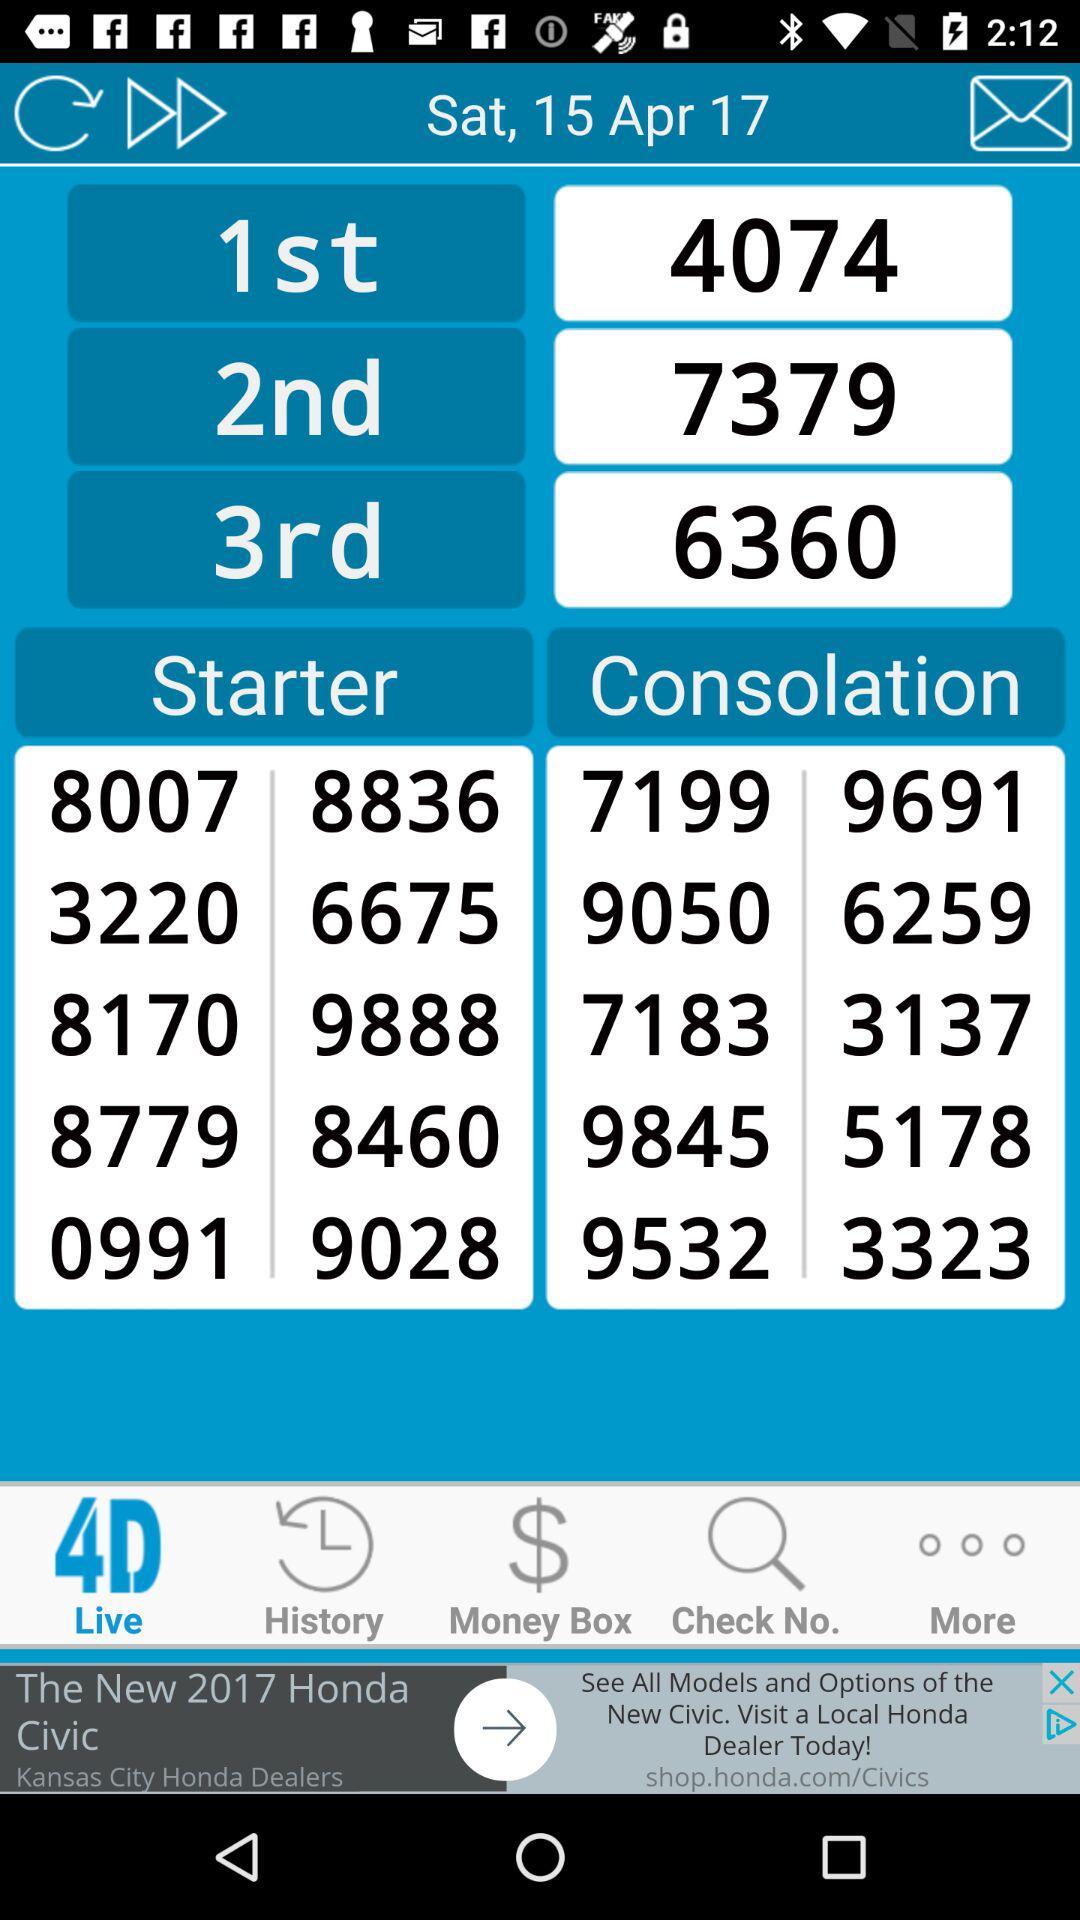  What do you see at coordinates (1021, 112) in the screenshot?
I see `the email icon` at bounding box center [1021, 112].